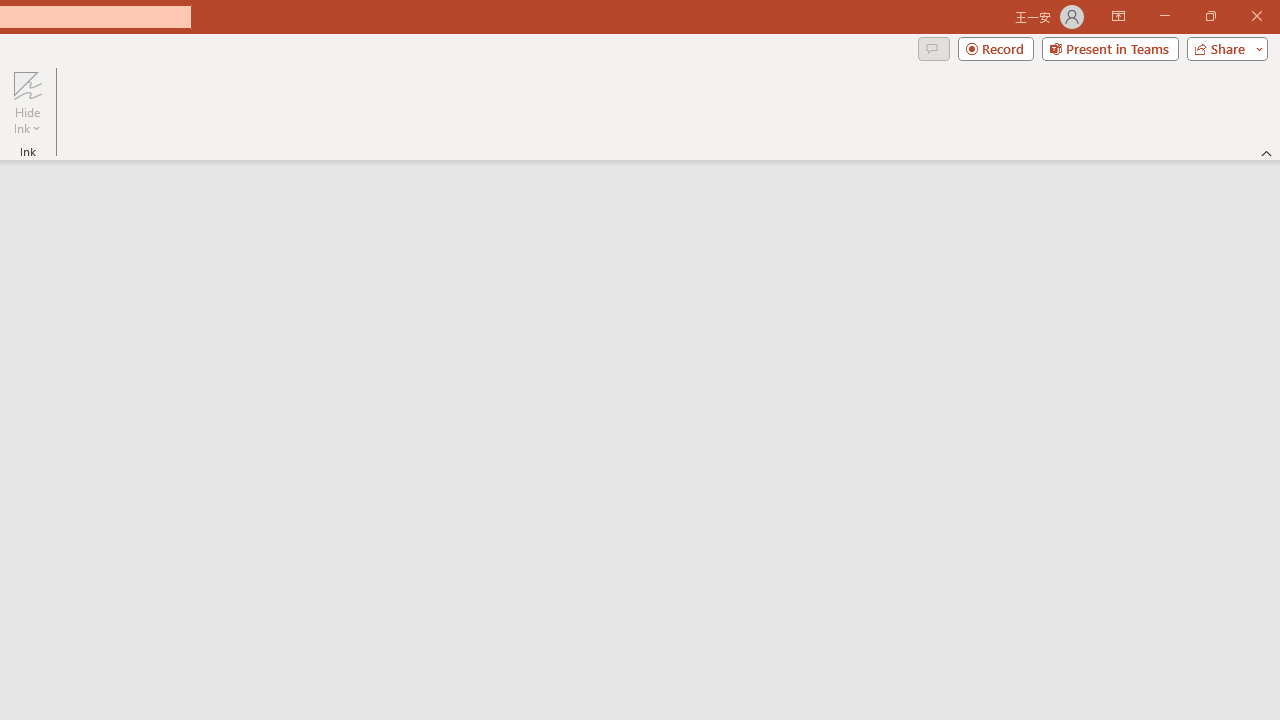 The height and width of the screenshot is (720, 1280). I want to click on 'Ribbon Display Options', so click(1117, 16).